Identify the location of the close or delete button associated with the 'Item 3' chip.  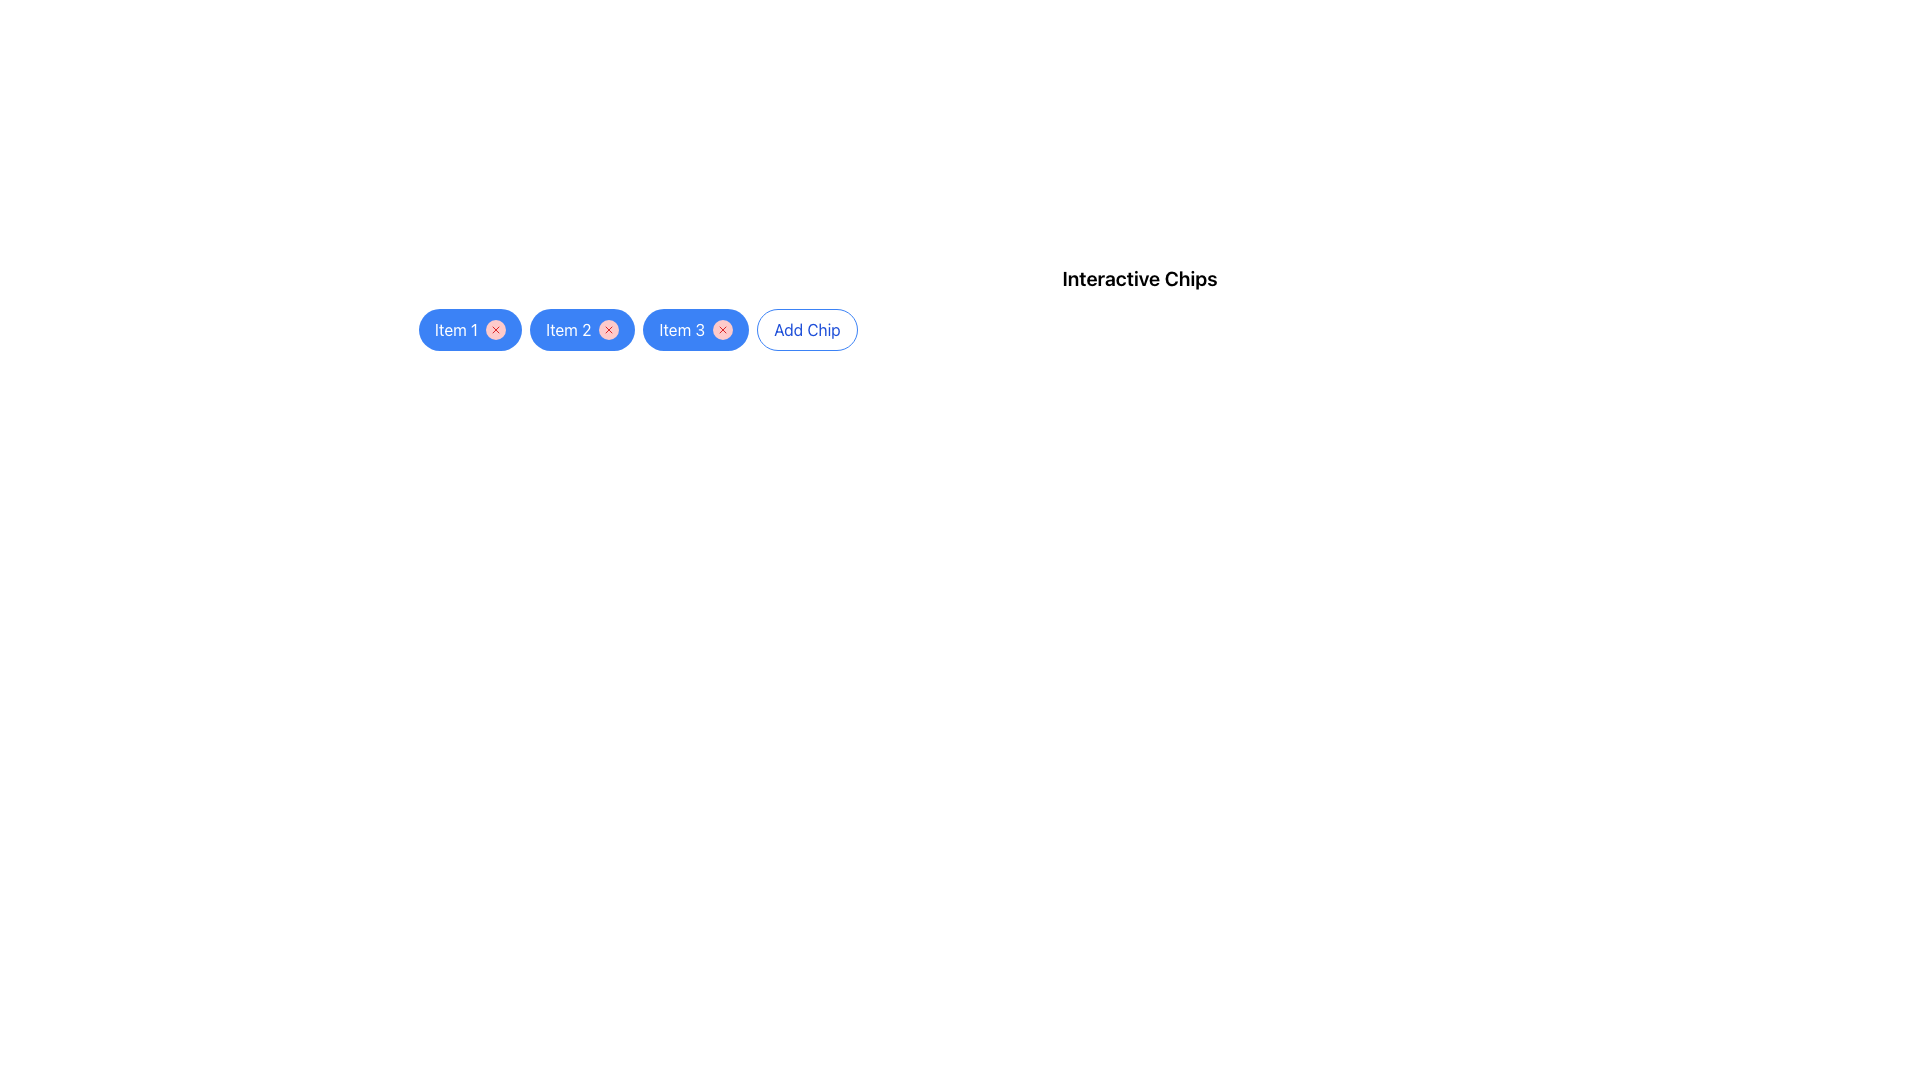
(722, 329).